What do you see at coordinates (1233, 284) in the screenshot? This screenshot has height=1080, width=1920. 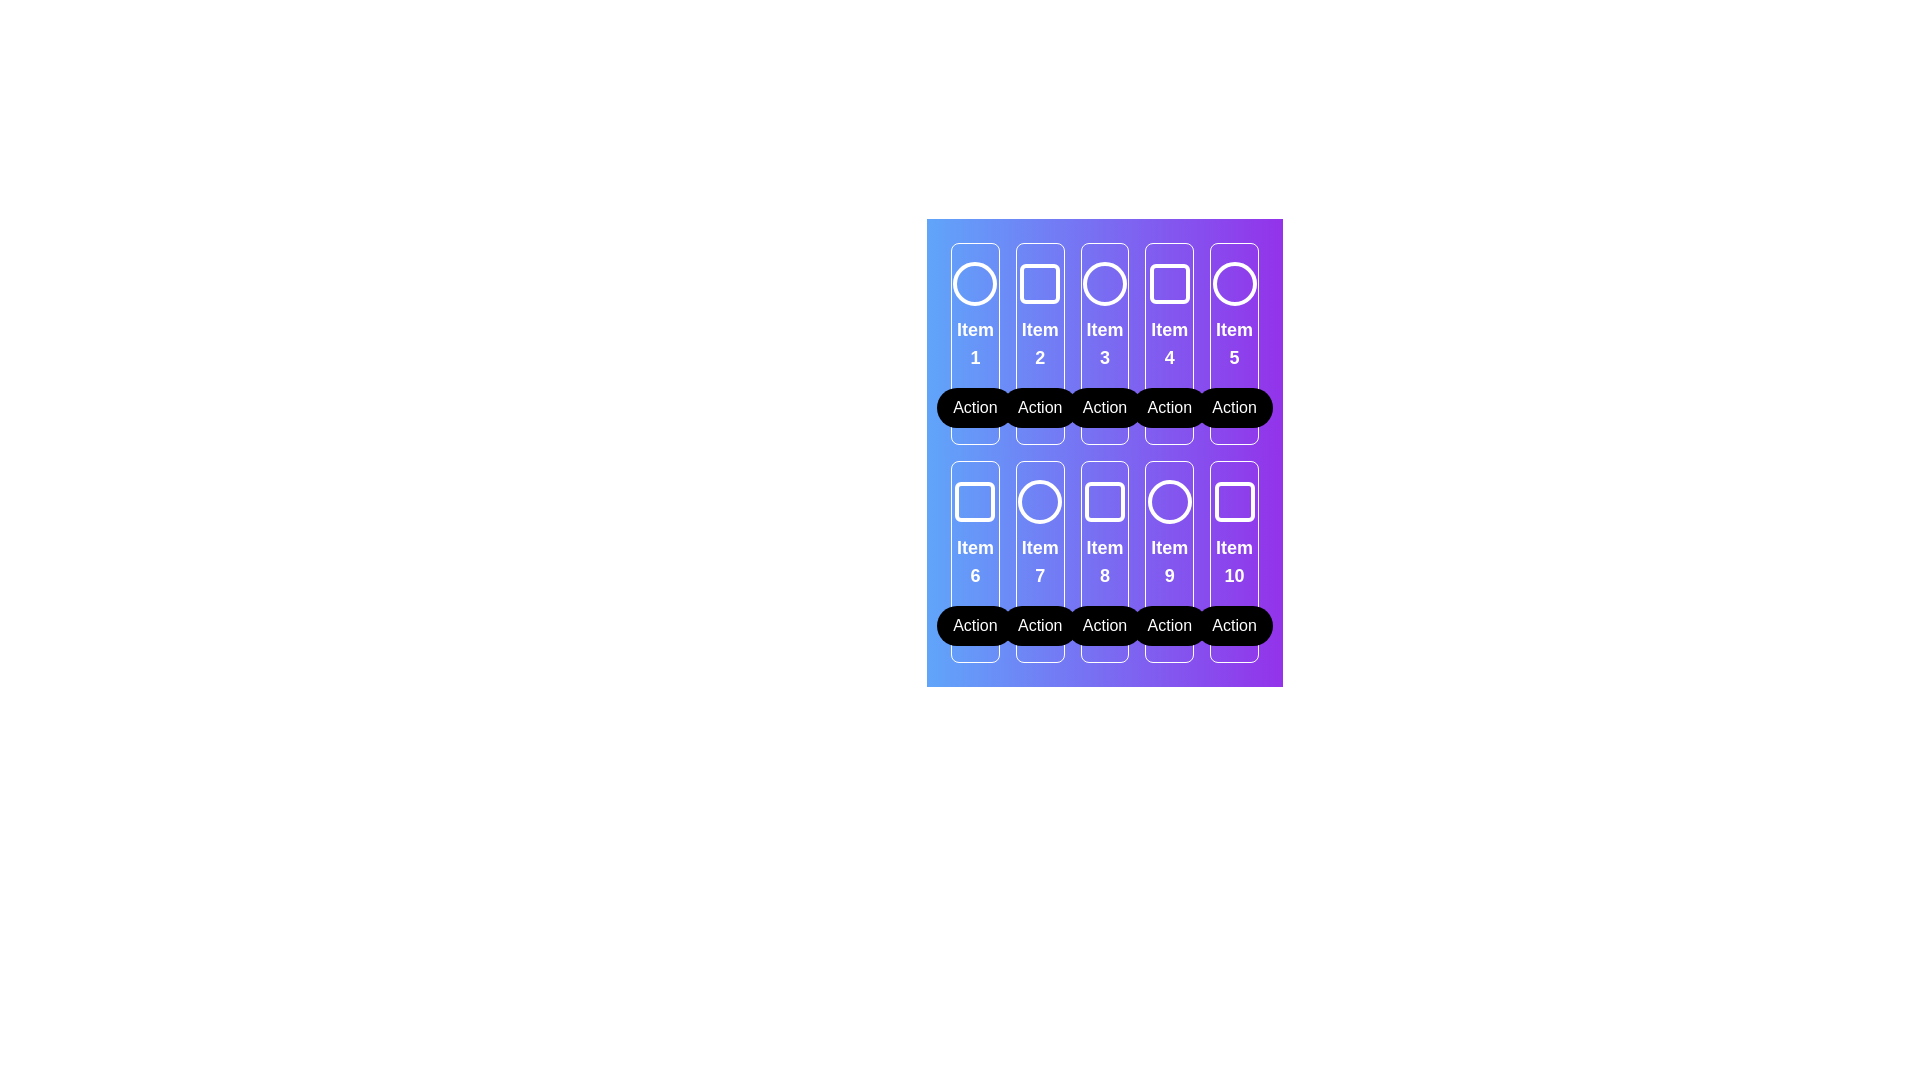 I see `the non-interactive Circle SVG element located in the top-right section of the grid, specifically in the fifth column of the first row` at bounding box center [1233, 284].